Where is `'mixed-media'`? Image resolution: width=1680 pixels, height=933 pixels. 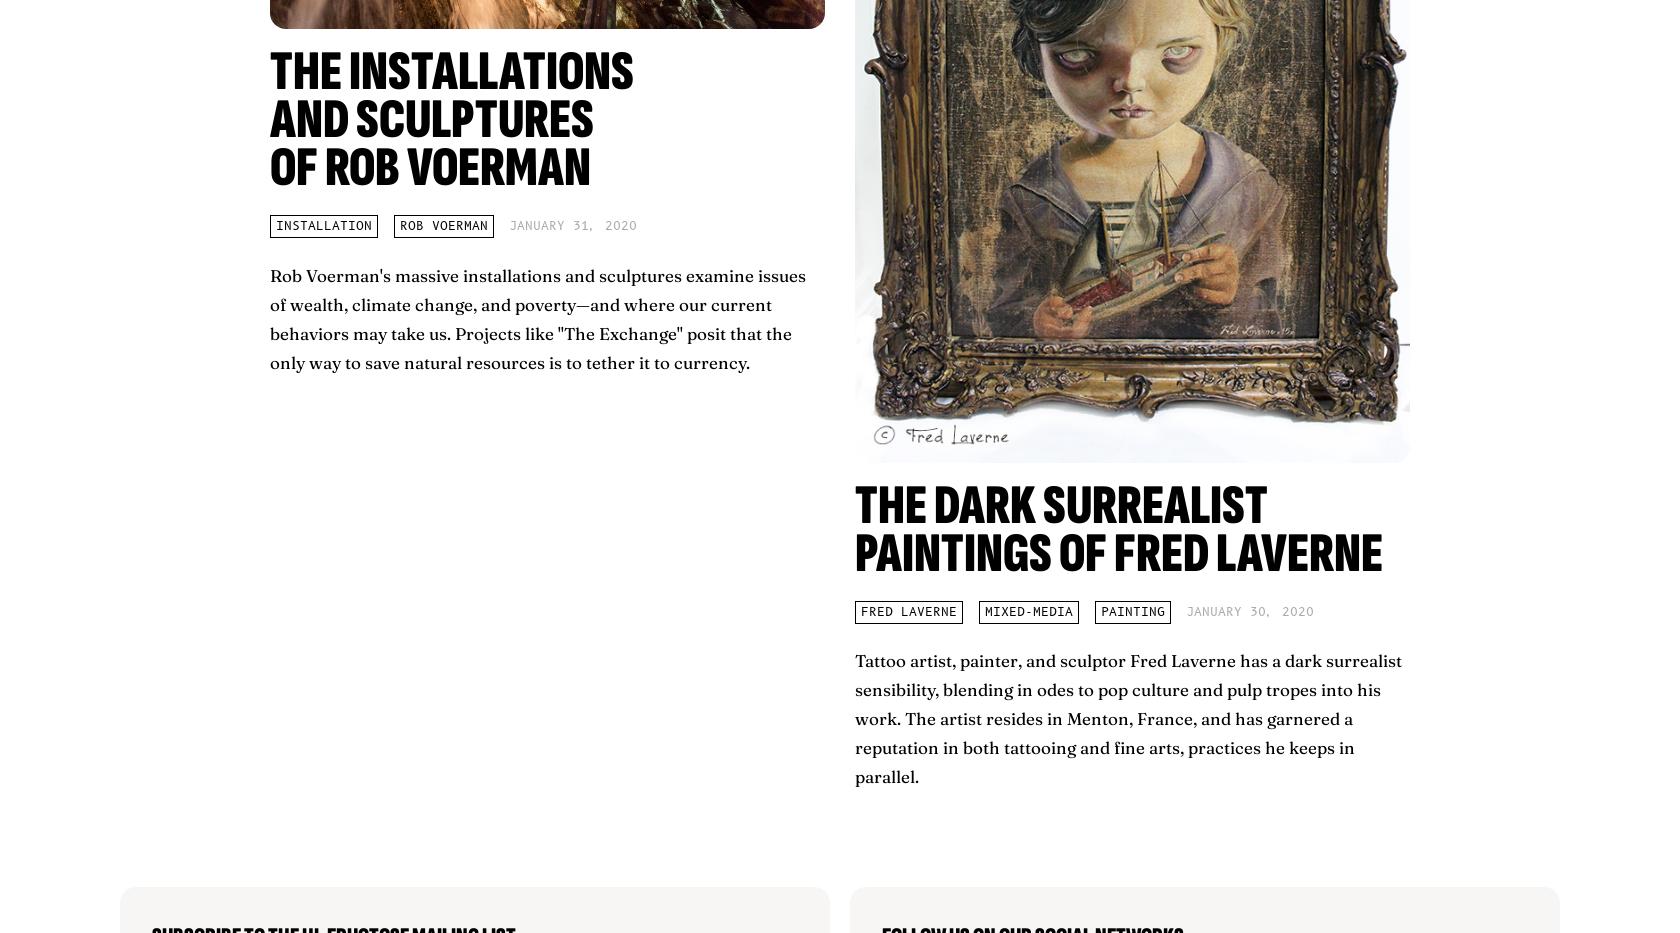
'mixed-media' is located at coordinates (1029, 611).